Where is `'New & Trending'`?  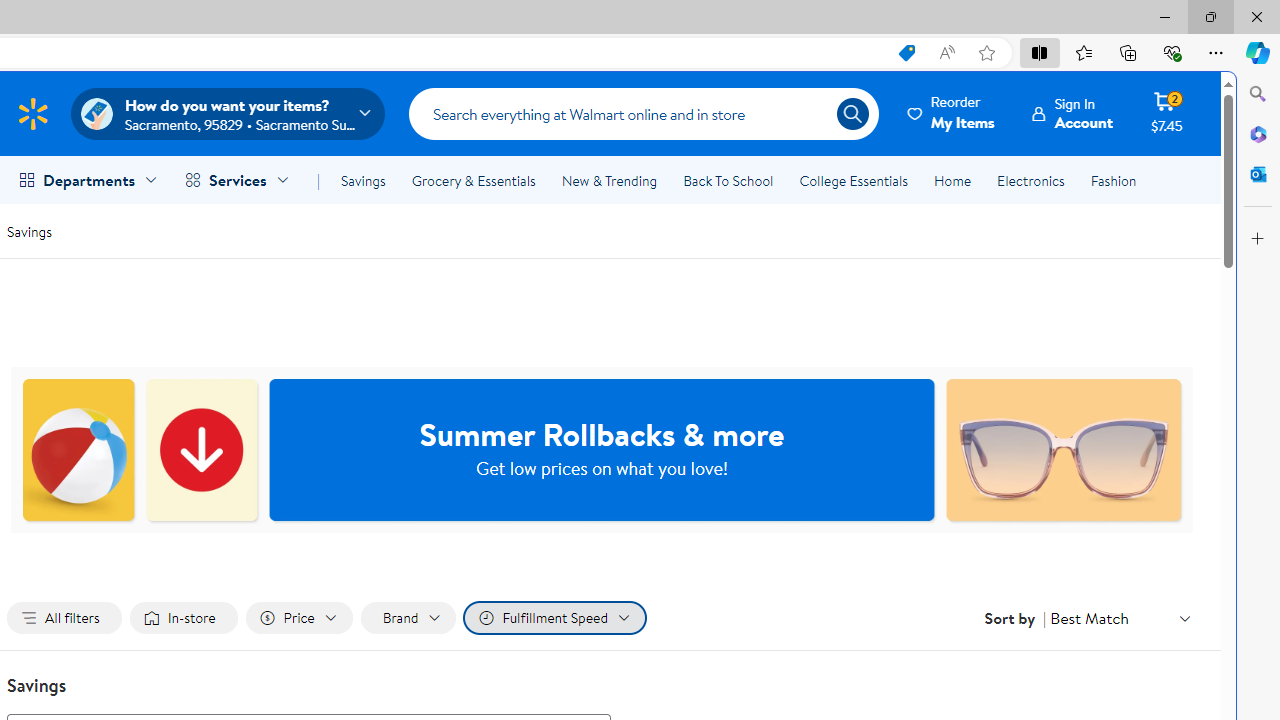
'New & Trending' is located at coordinates (608, 181).